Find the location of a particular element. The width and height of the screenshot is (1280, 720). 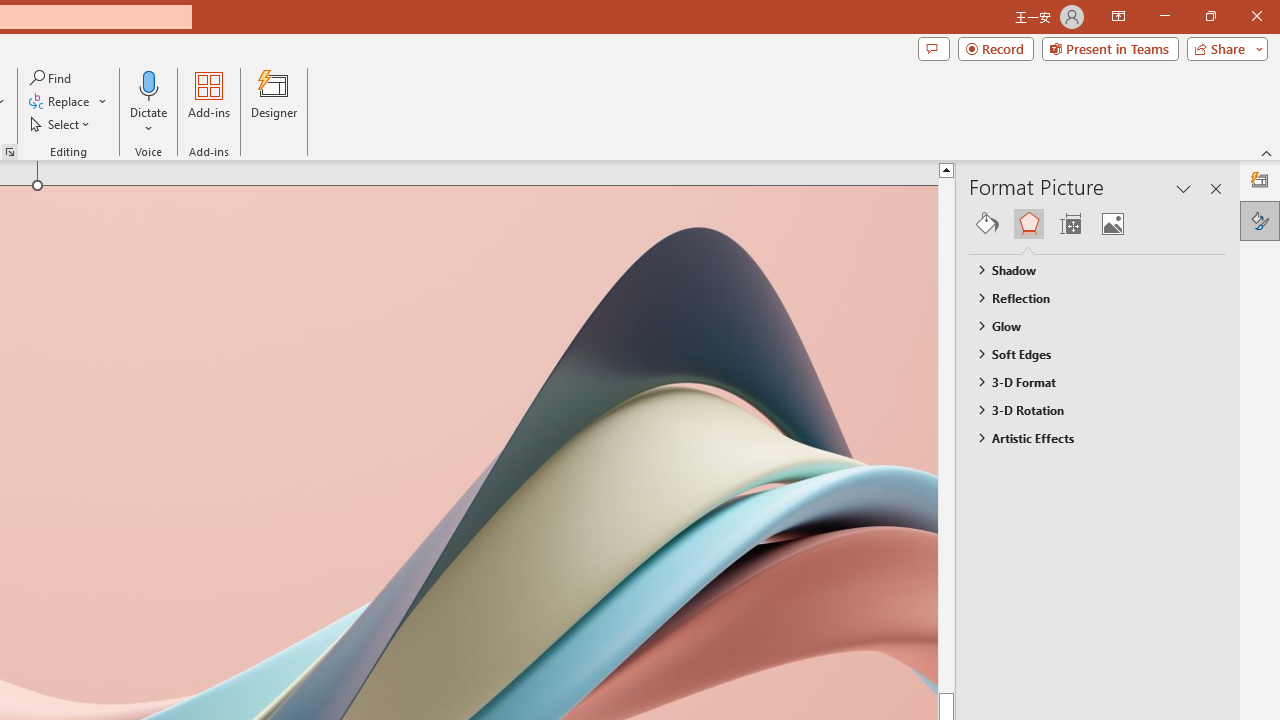

'Size & Properties' is located at coordinates (1069, 223).